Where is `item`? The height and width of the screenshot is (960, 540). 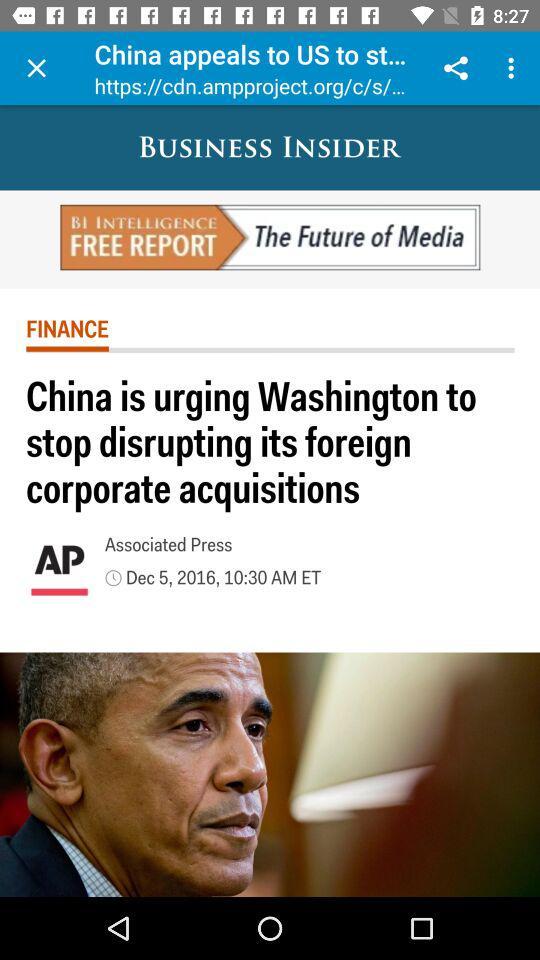 item is located at coordinates (36, 68).